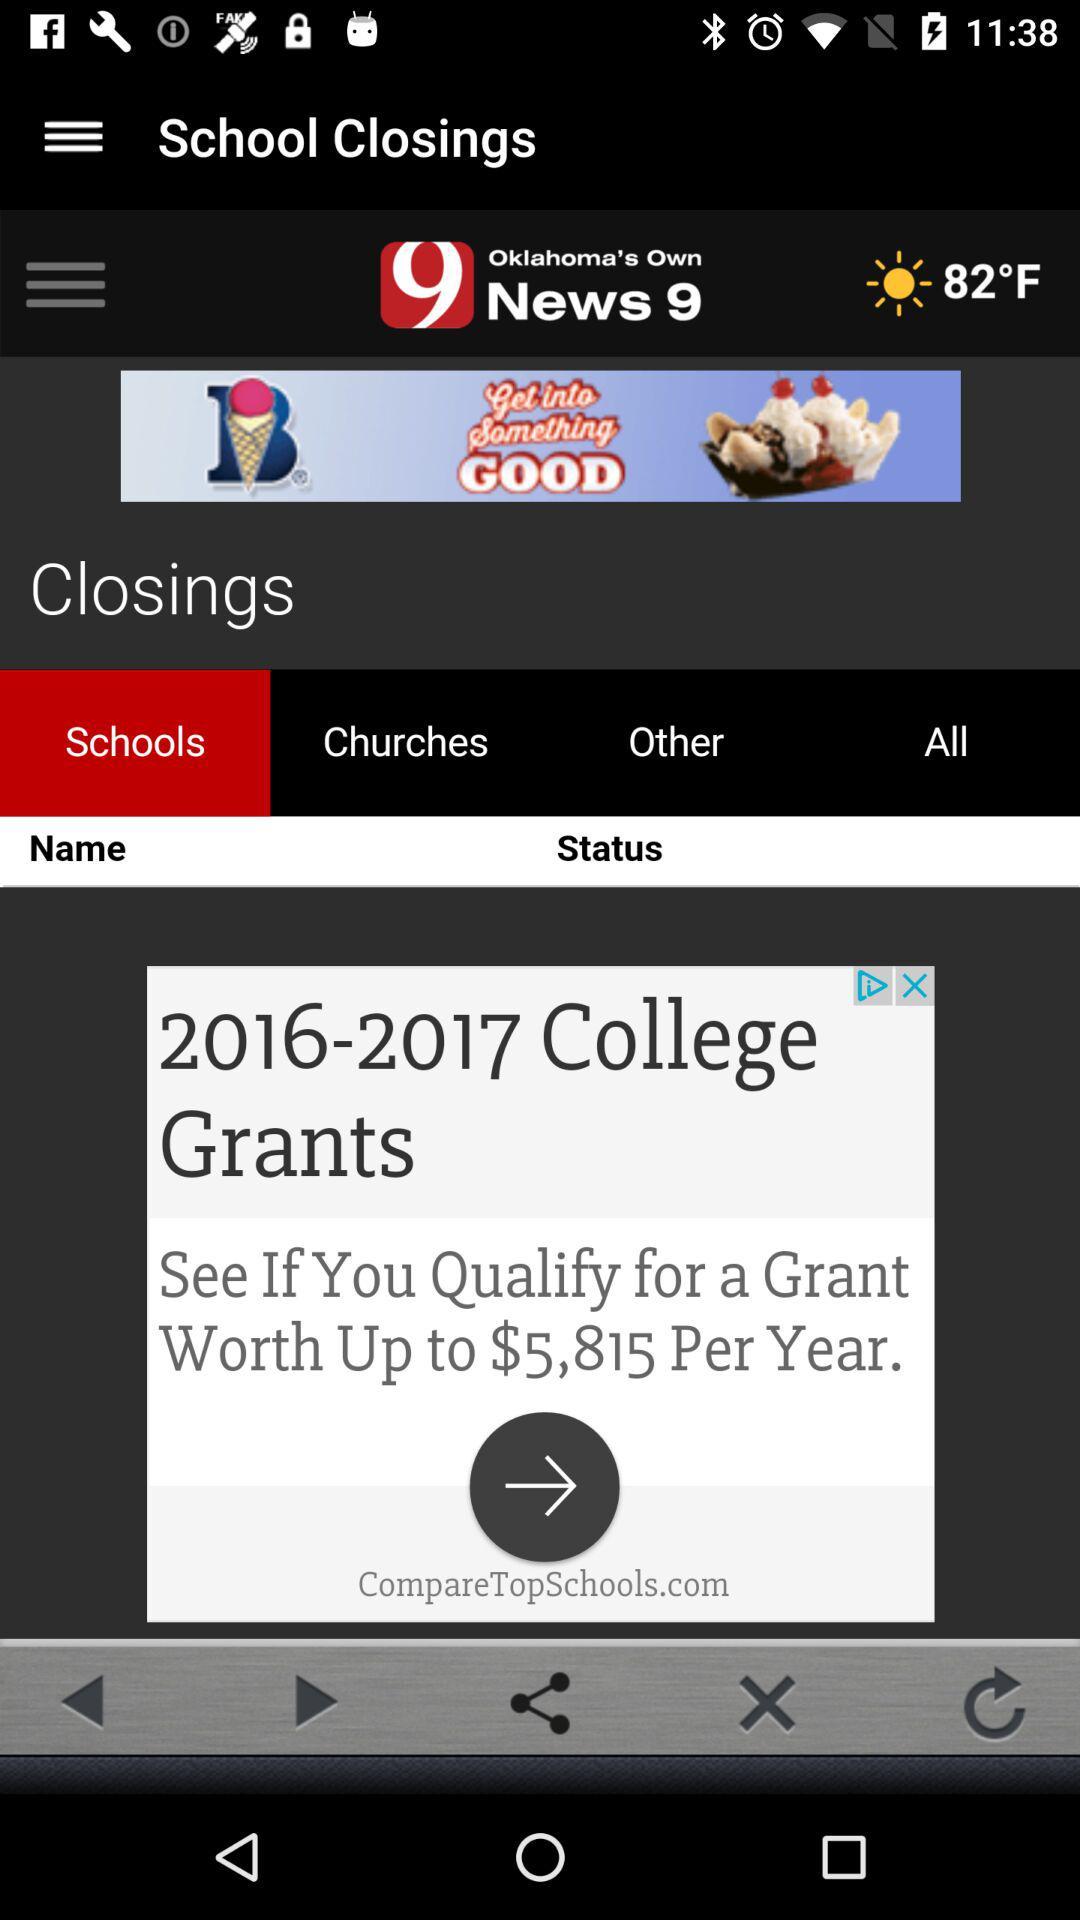 The width and height of the screenshot is (1080, 1920). I want to click on previous, so click(84, 1702).